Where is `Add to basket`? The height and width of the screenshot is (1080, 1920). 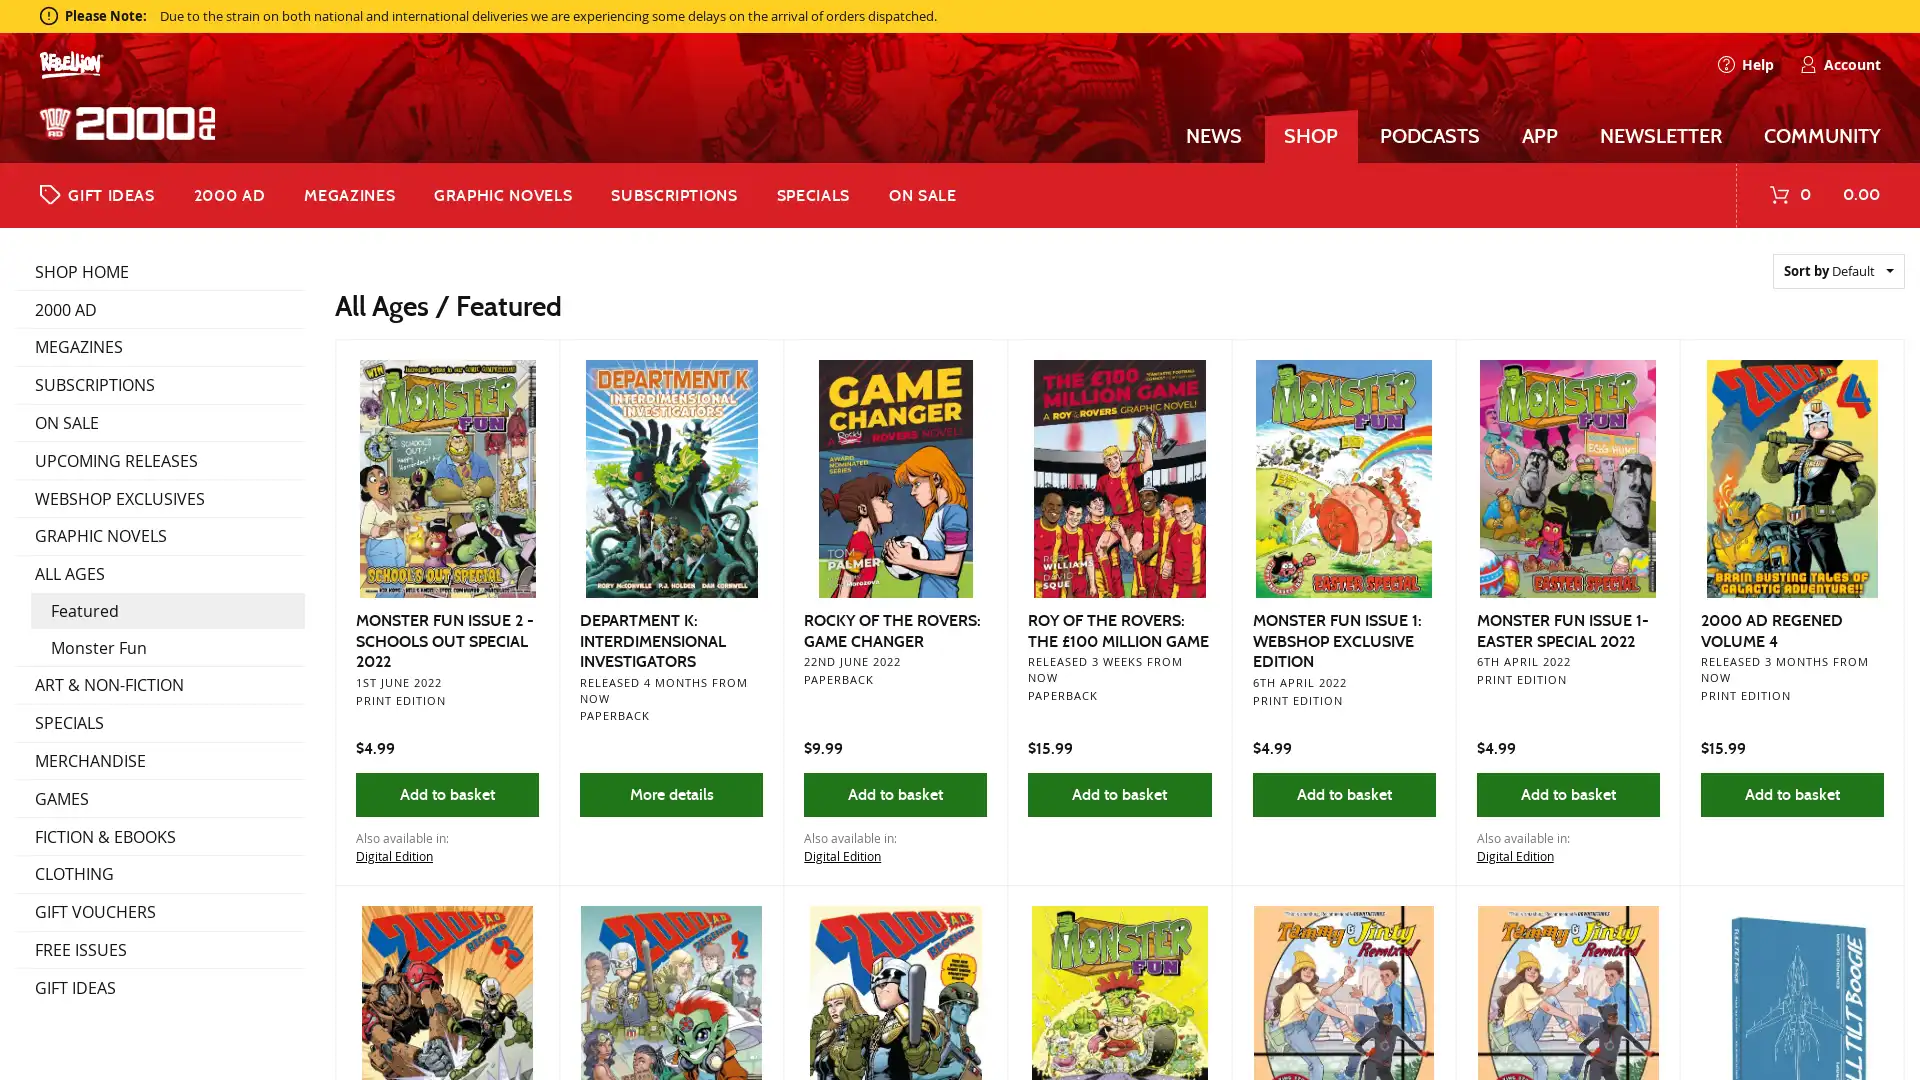 Add to basket is located at coordinates (894, 793).